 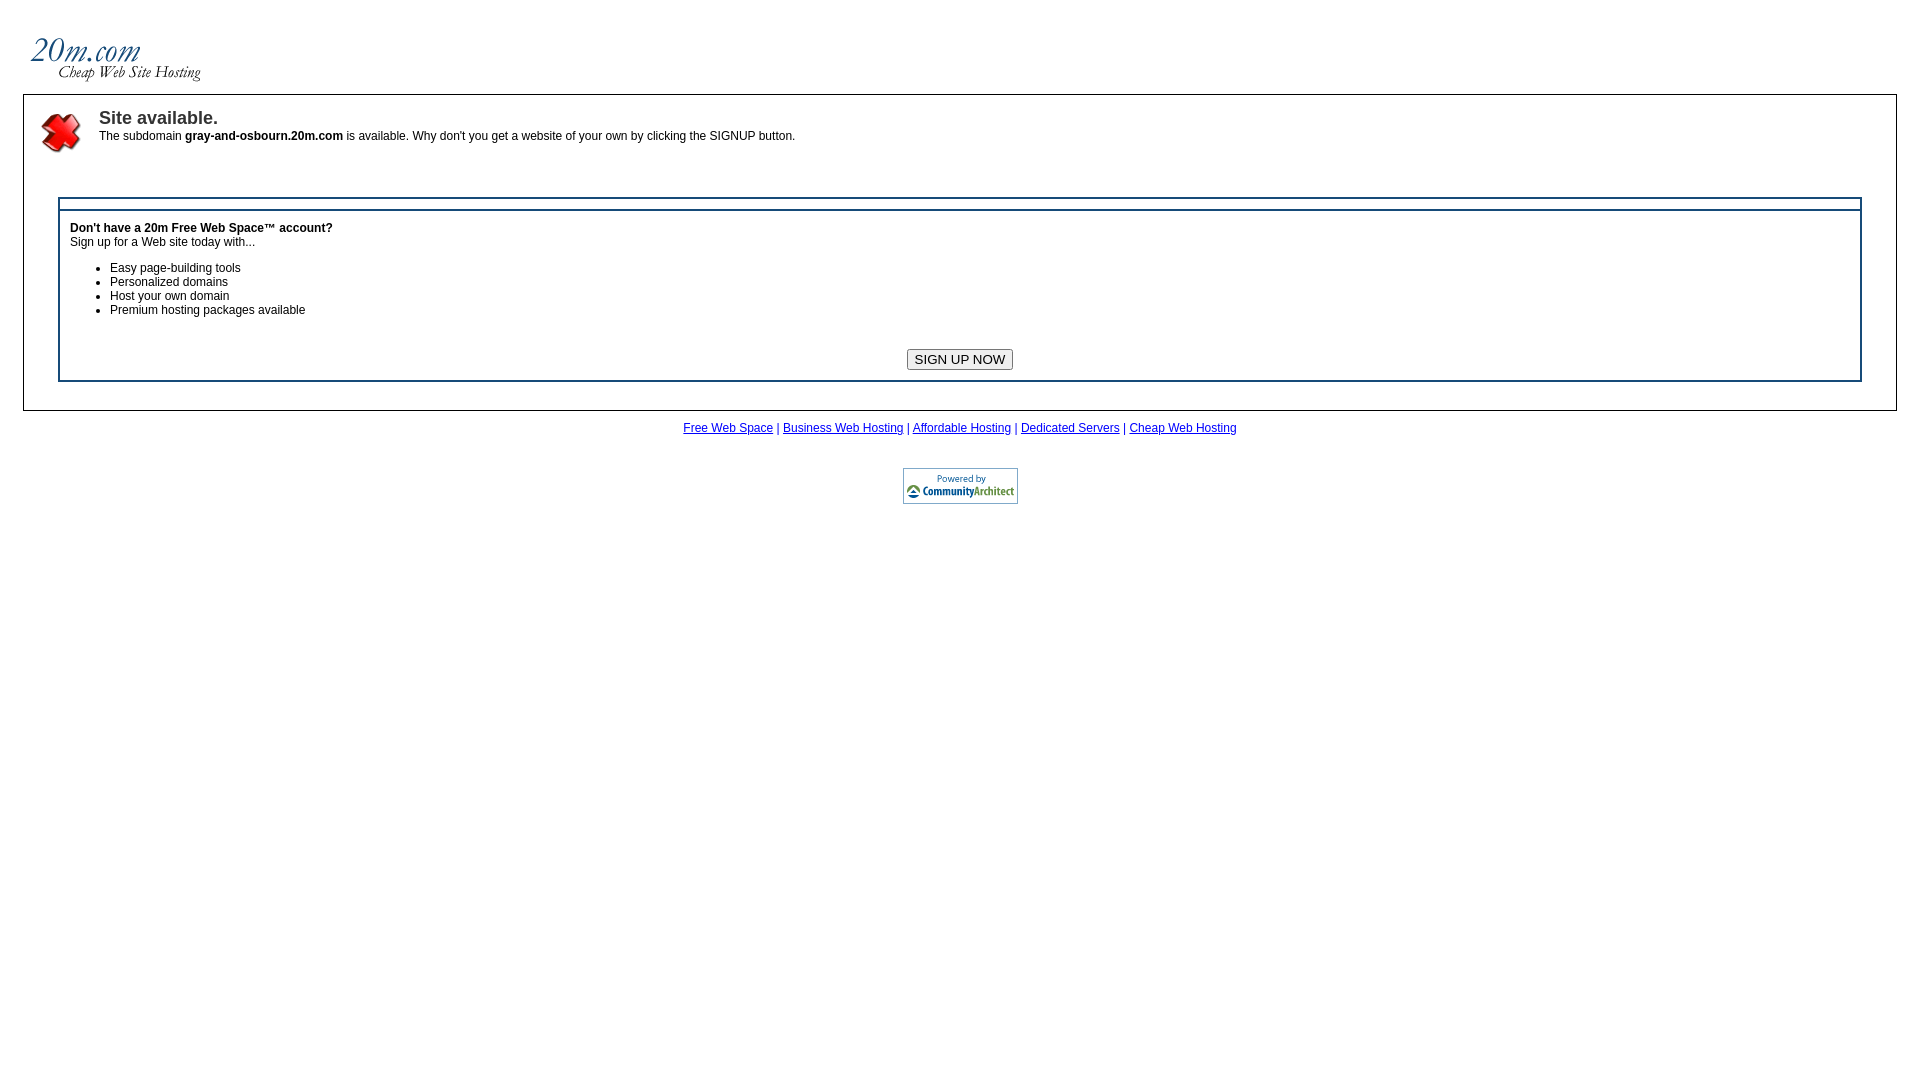 I want to click on 'Cheap Web Hosting', so click(x=1182, y=427).